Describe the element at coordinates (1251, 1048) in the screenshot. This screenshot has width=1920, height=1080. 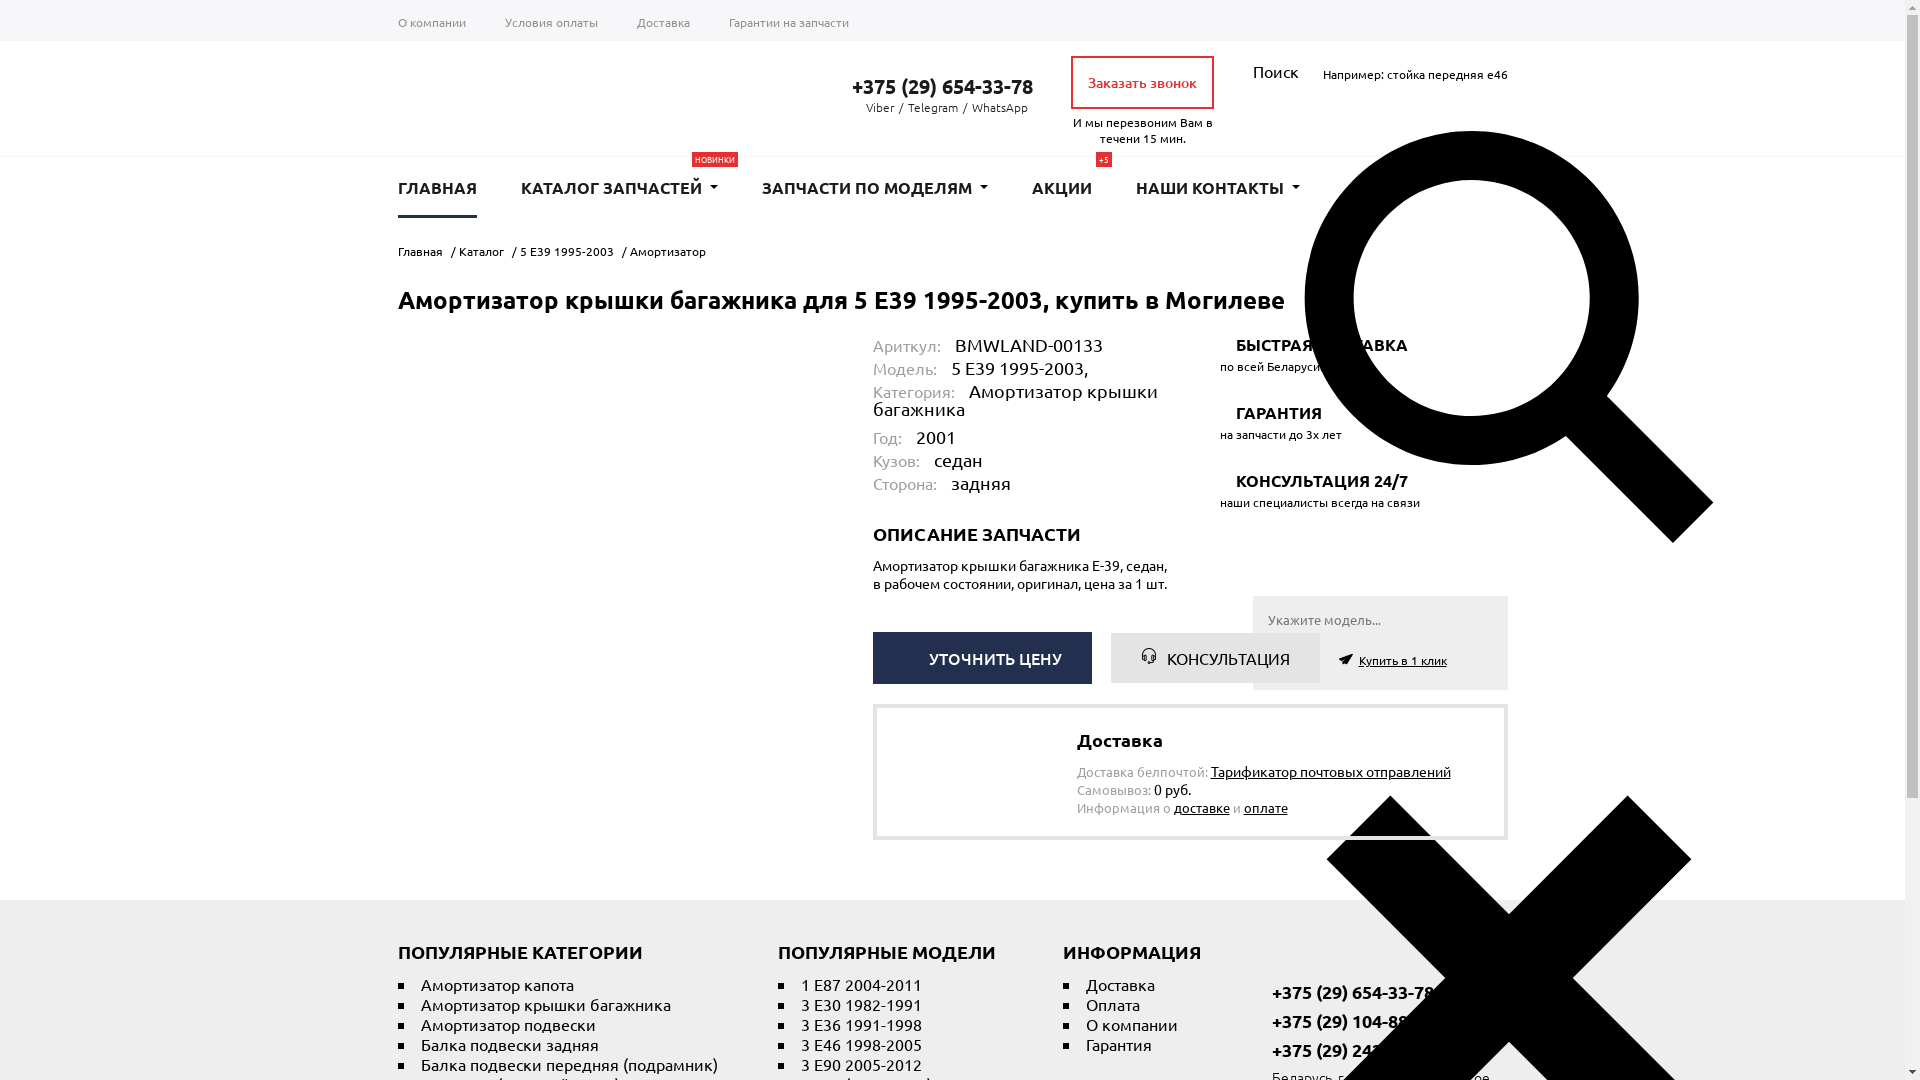
I see `'+375 (29) 242-21-05'` at that location.